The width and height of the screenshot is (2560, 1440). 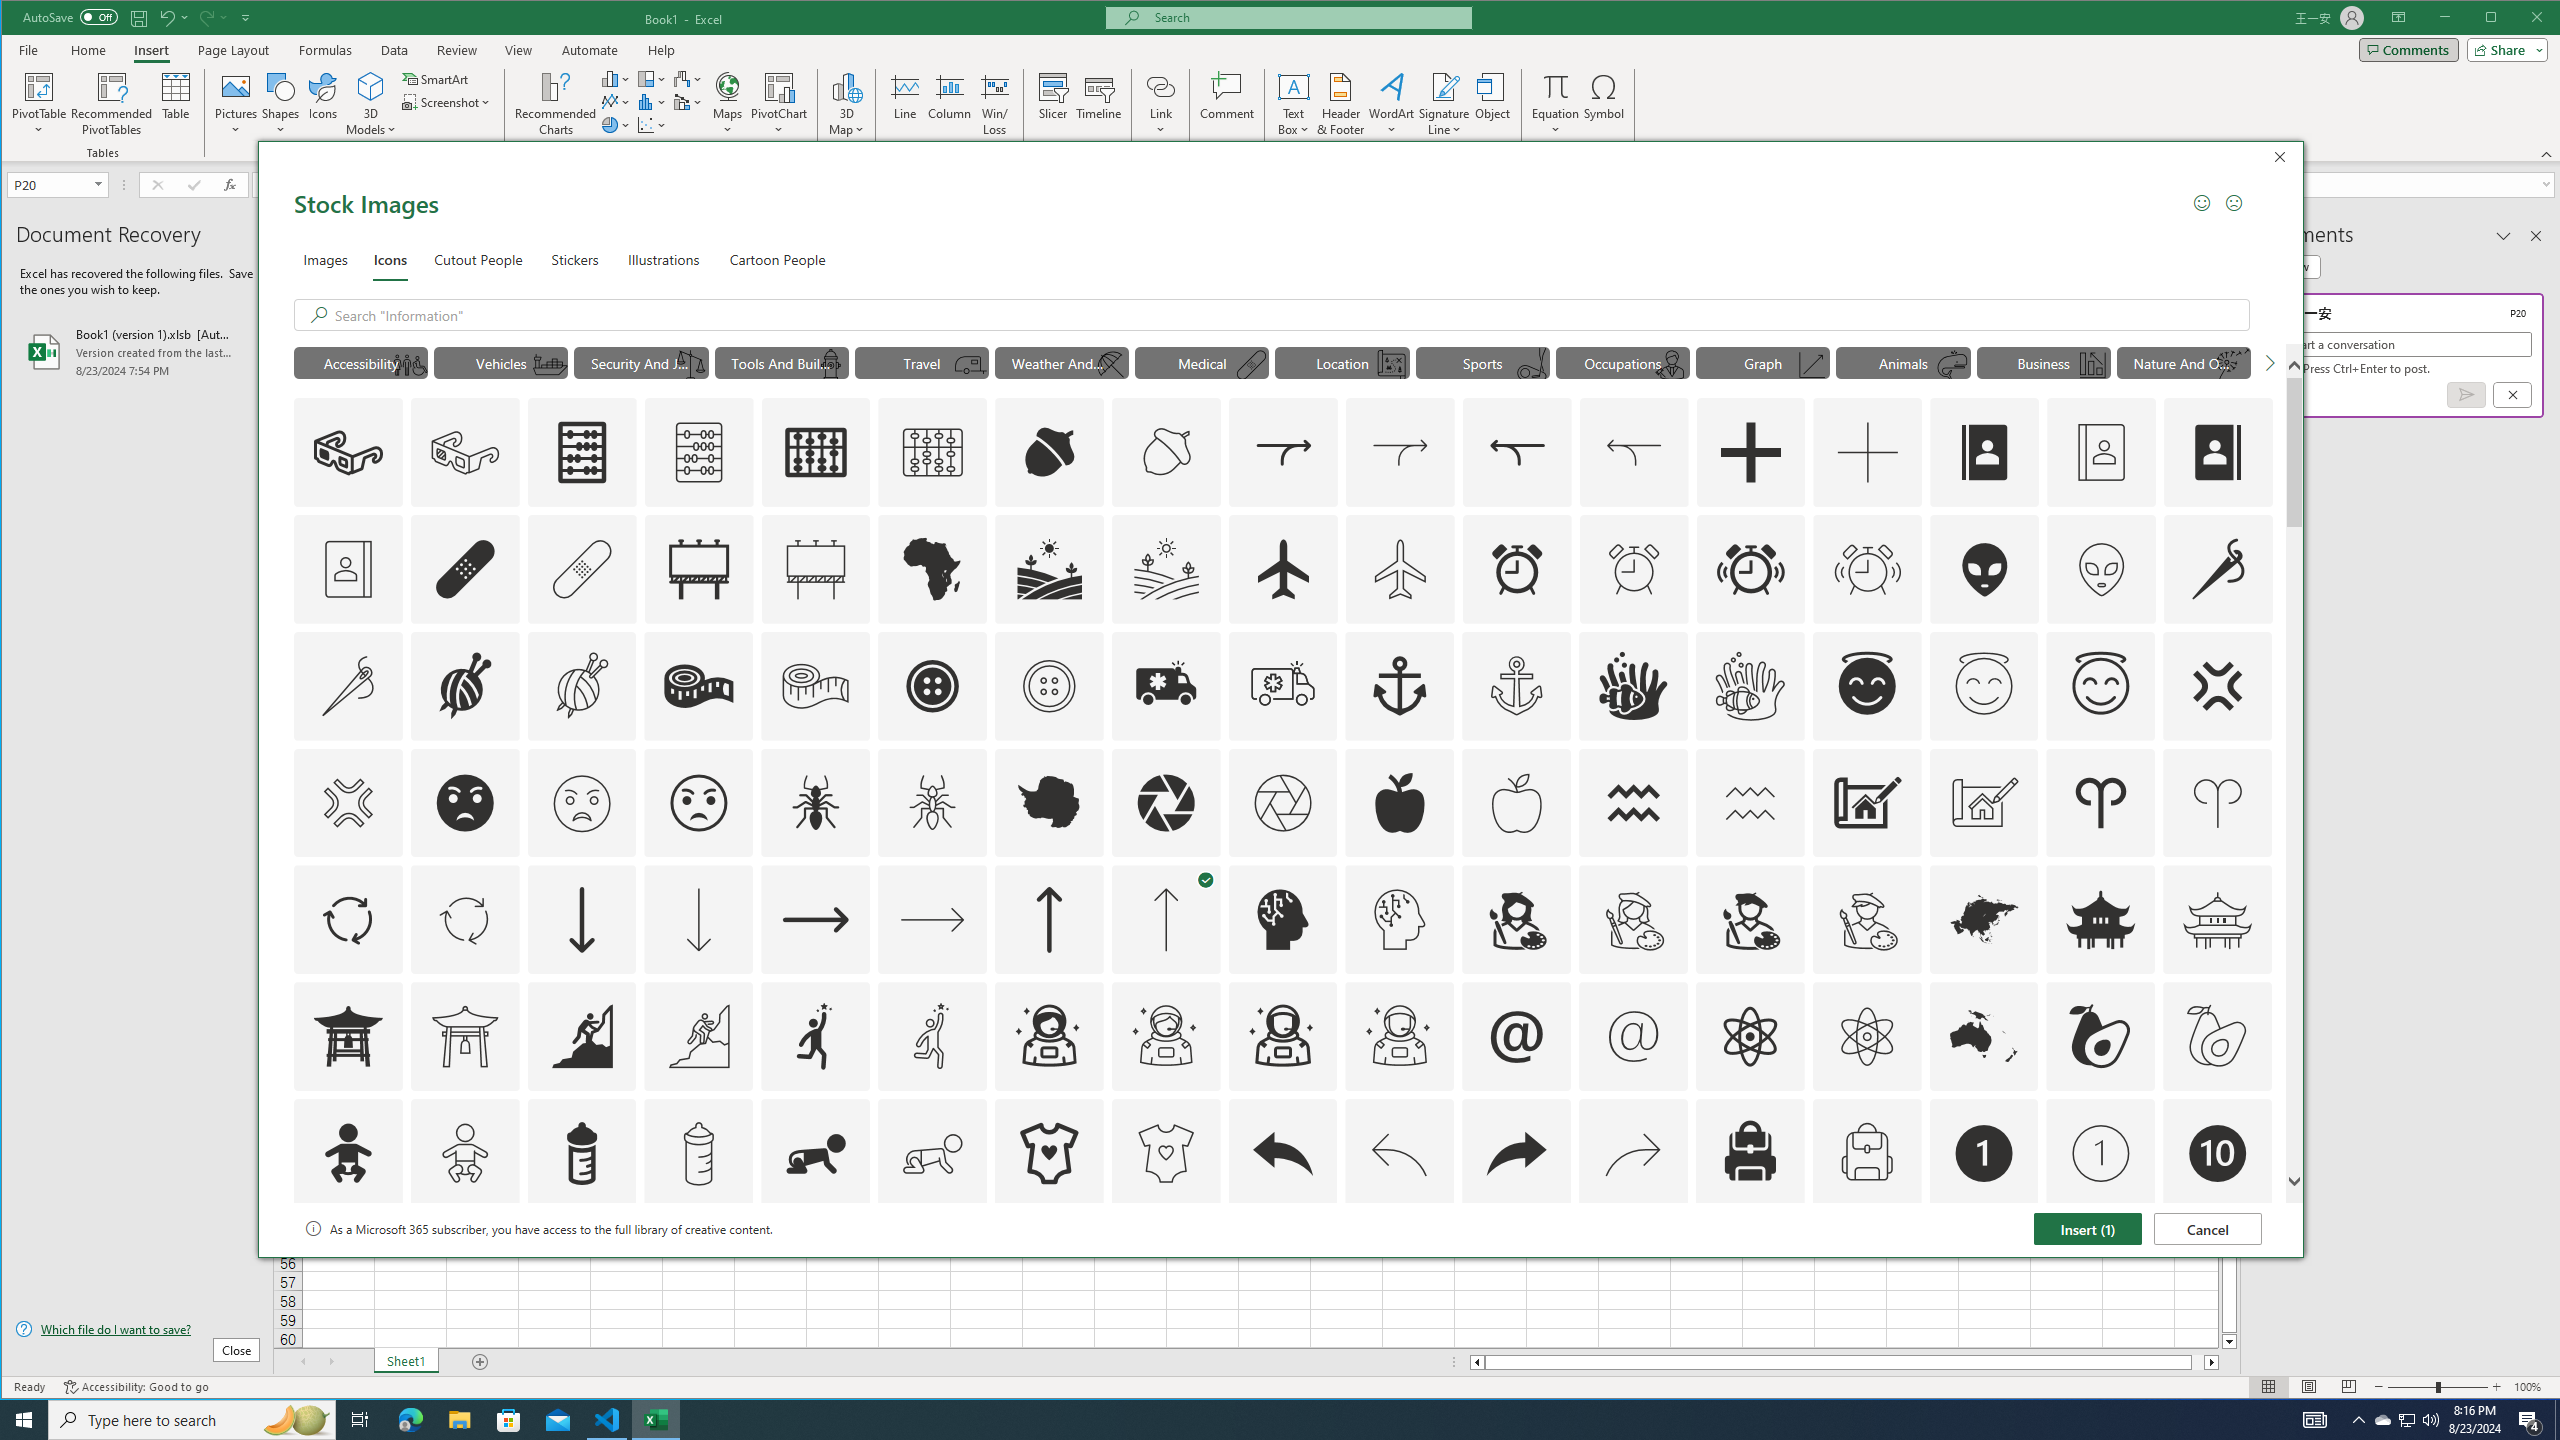 I want to click on 'AutomationID: Icons_Aspiration1_M', so click(x=933, y=1035).